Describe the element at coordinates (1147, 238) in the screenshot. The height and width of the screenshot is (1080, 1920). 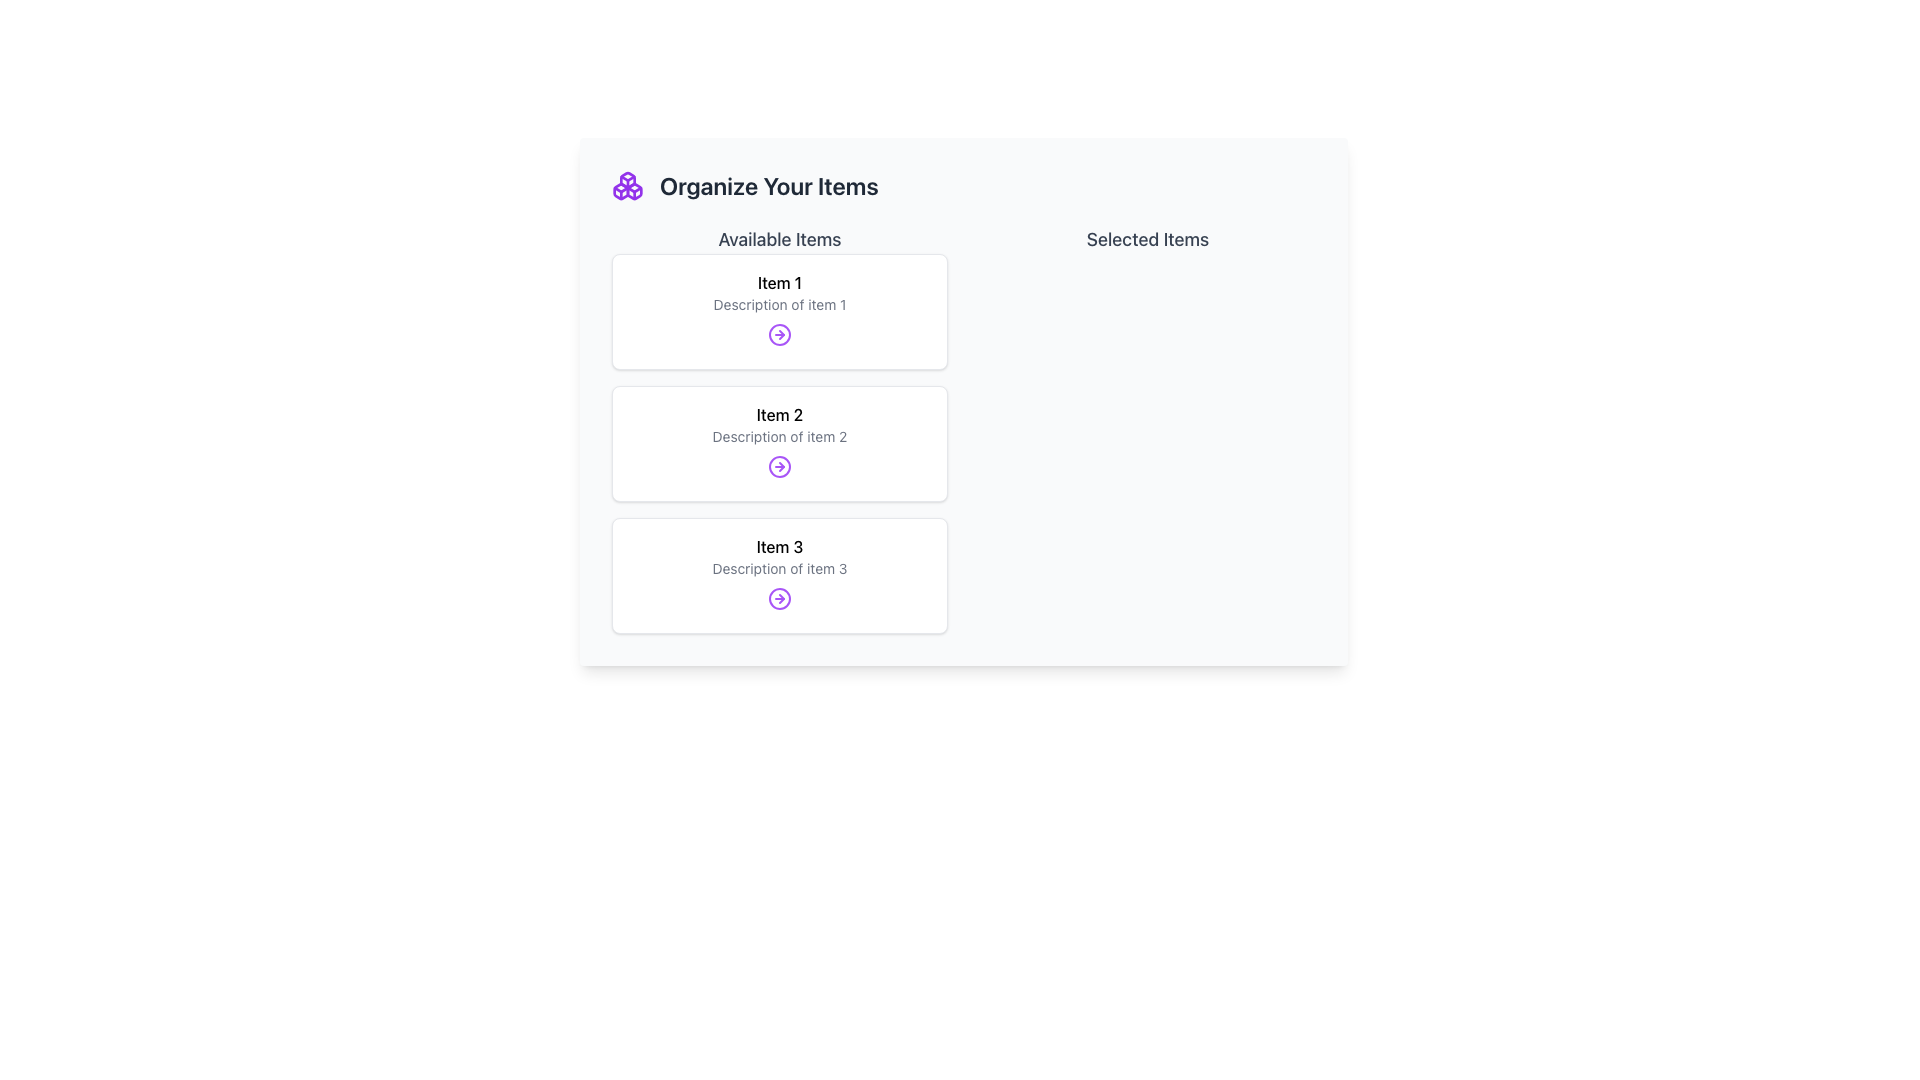
I see `the 'Selected Items' text label, which is prominently displayed in the upper-right section of the interface with a larger font size and medium weight in gray color` at that location.